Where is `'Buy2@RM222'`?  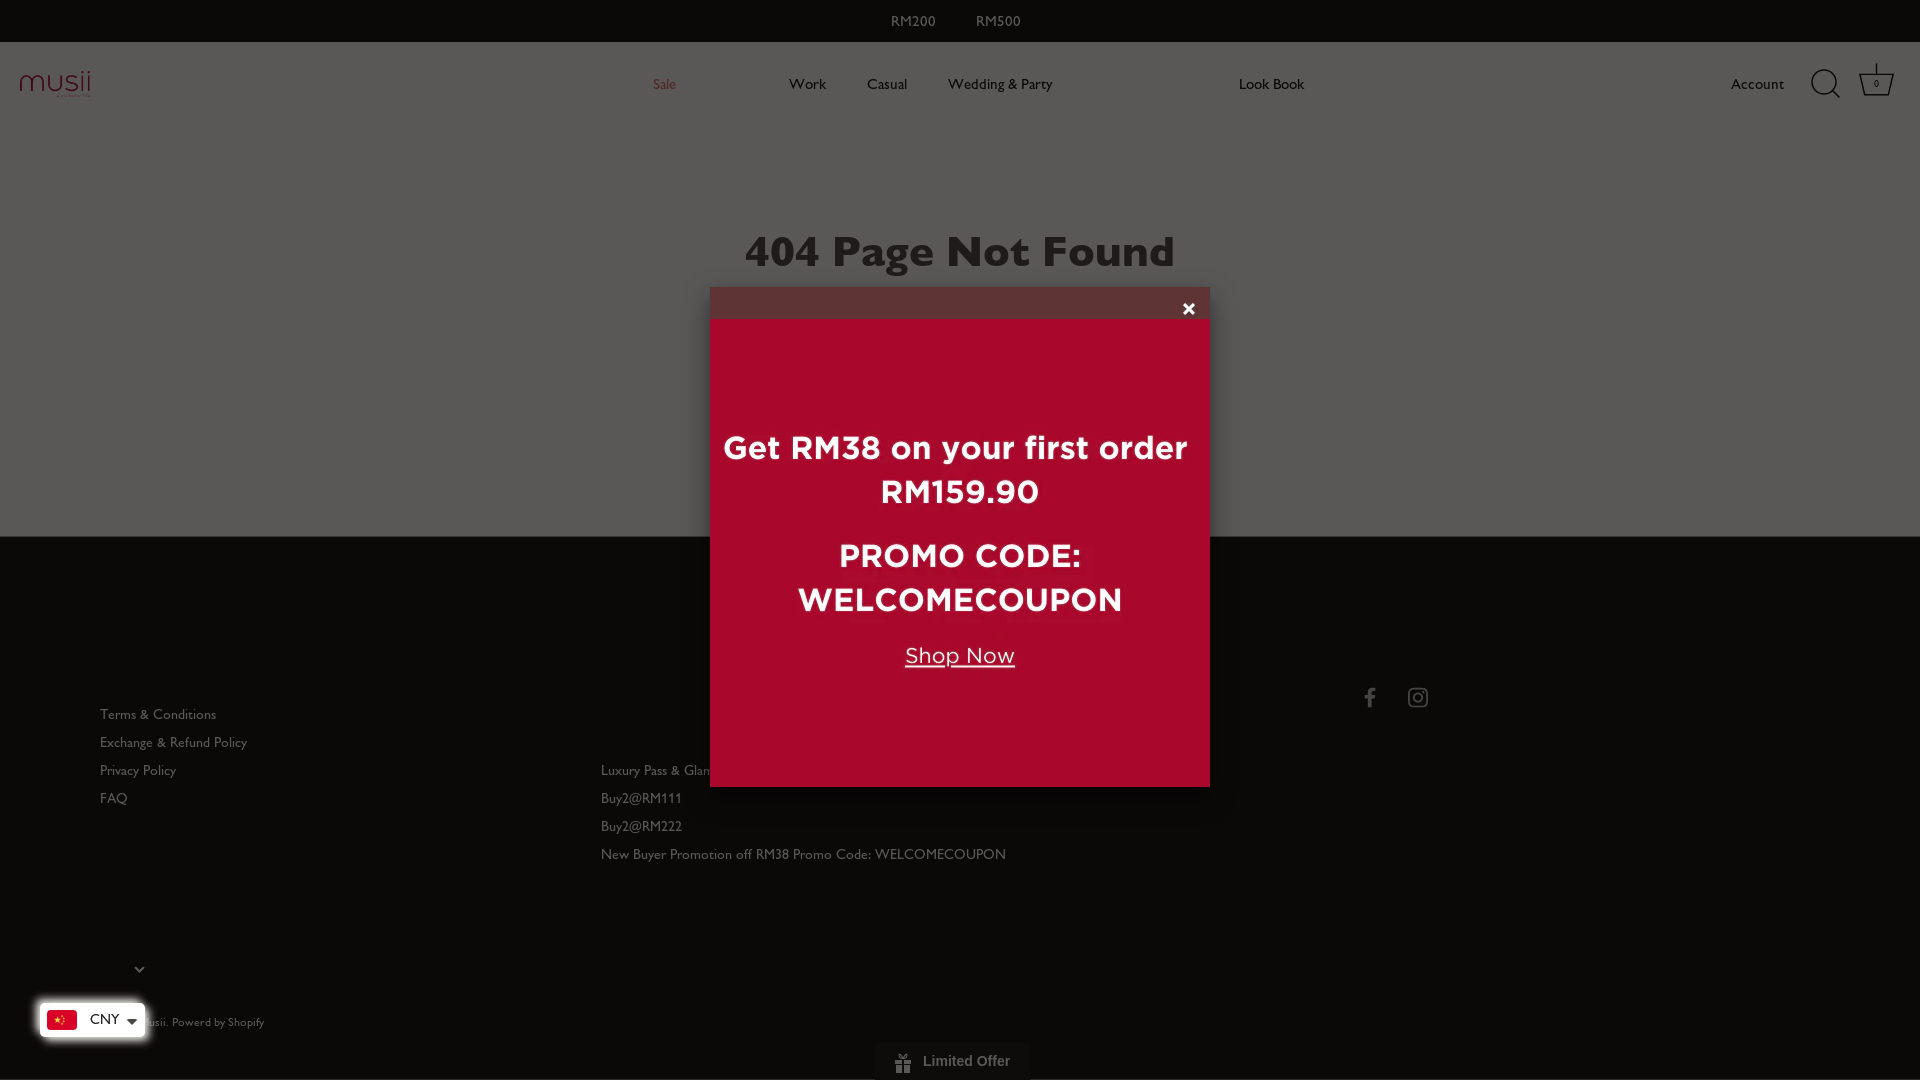 'Buy2@RM222' is located at coordinates (641, 826).